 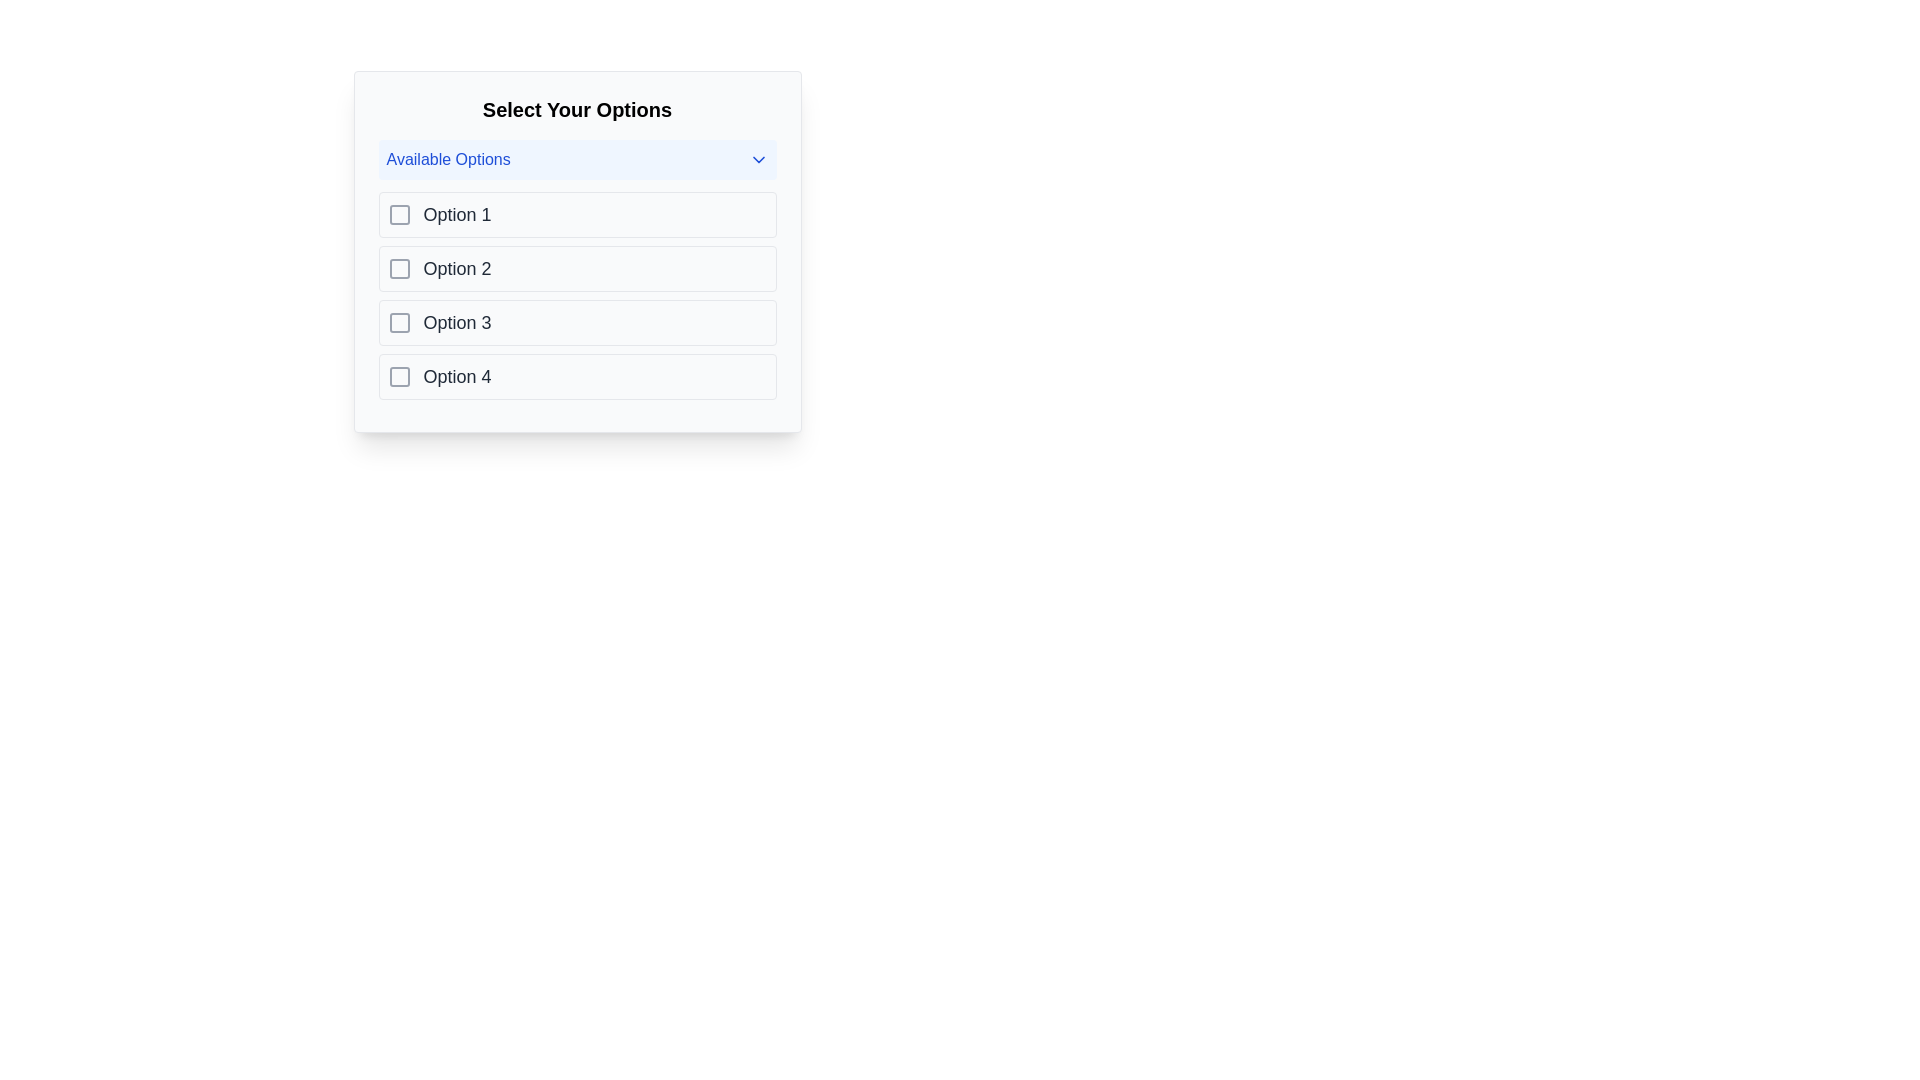 I want to click on the Text label for the selectable item in the 'Select Your Options' panel, which is positioned fourth in the list, adjacent to a checkbox, so click(x=456, y=377).